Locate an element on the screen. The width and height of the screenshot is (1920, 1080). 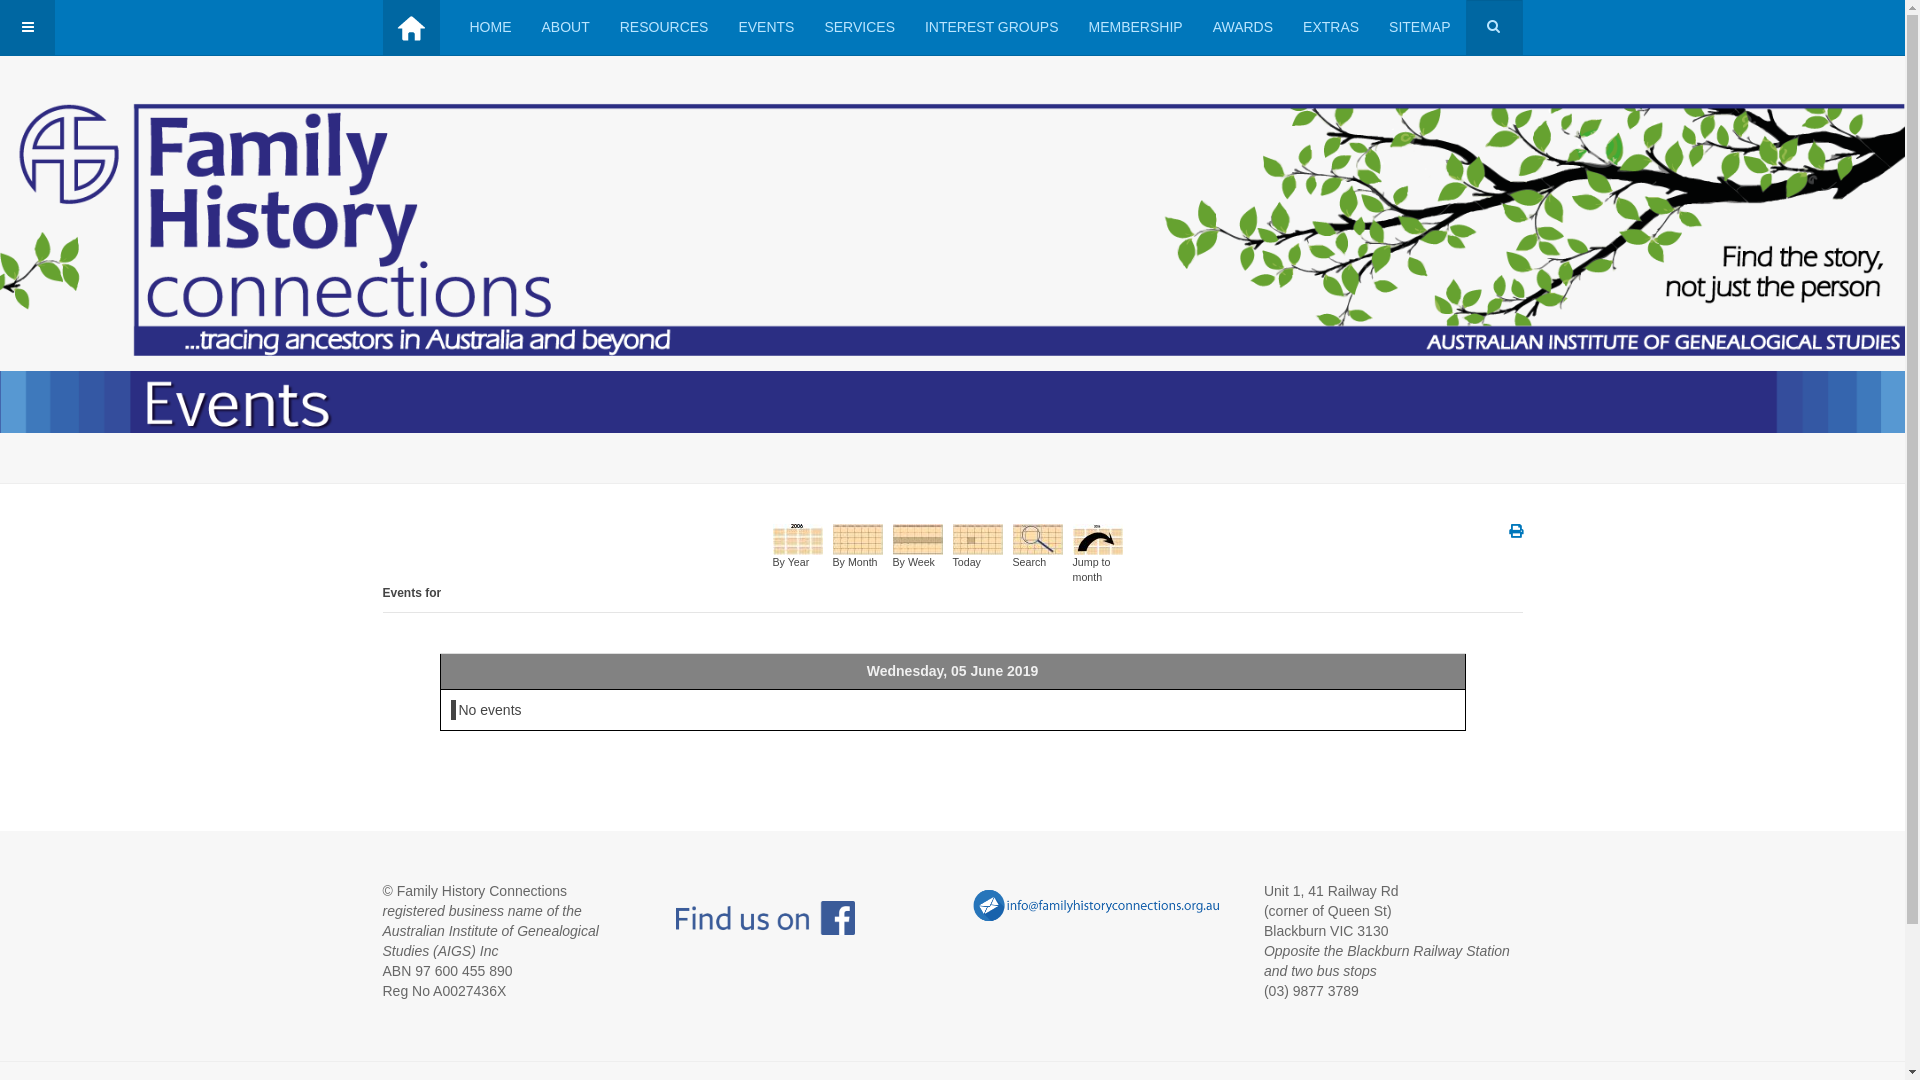
'INTEREST GROUPS' is located at coordinates (992, 27).